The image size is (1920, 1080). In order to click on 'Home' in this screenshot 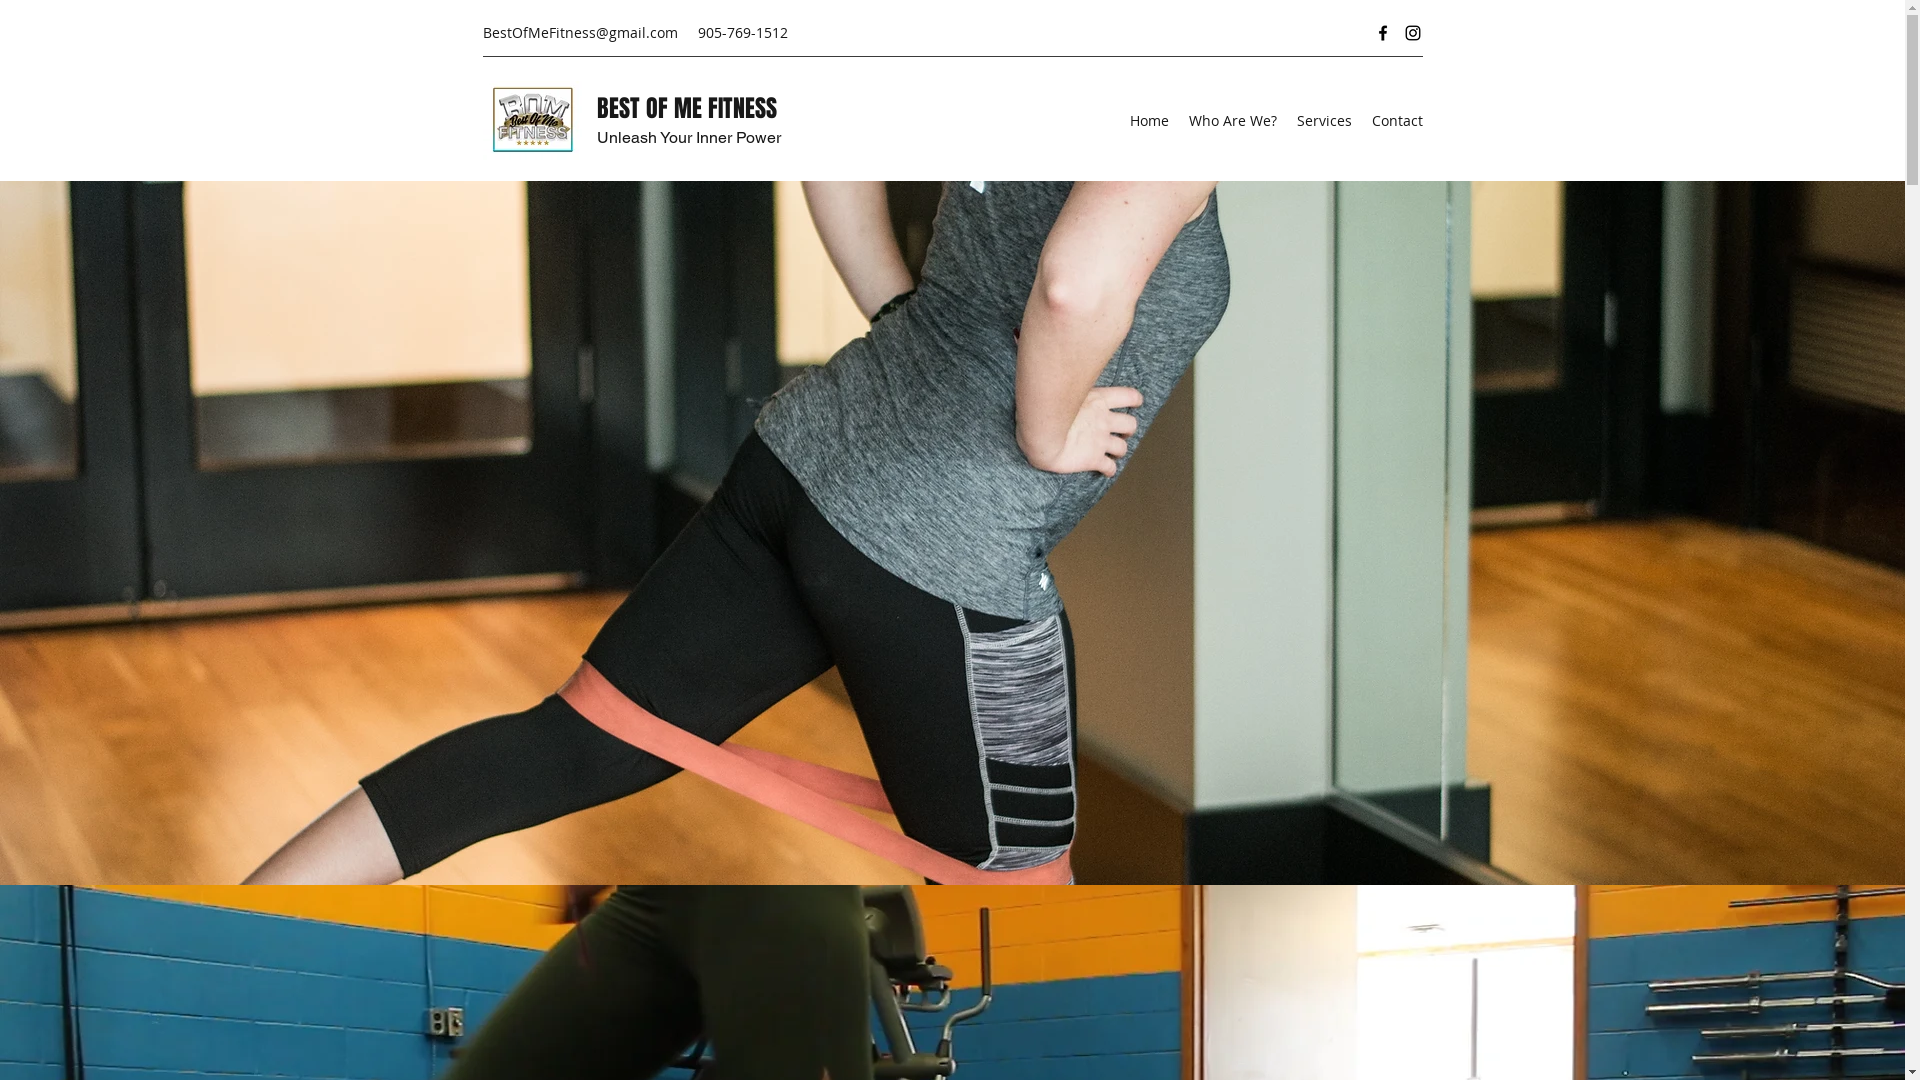, I will do `click(1118, 120)`.